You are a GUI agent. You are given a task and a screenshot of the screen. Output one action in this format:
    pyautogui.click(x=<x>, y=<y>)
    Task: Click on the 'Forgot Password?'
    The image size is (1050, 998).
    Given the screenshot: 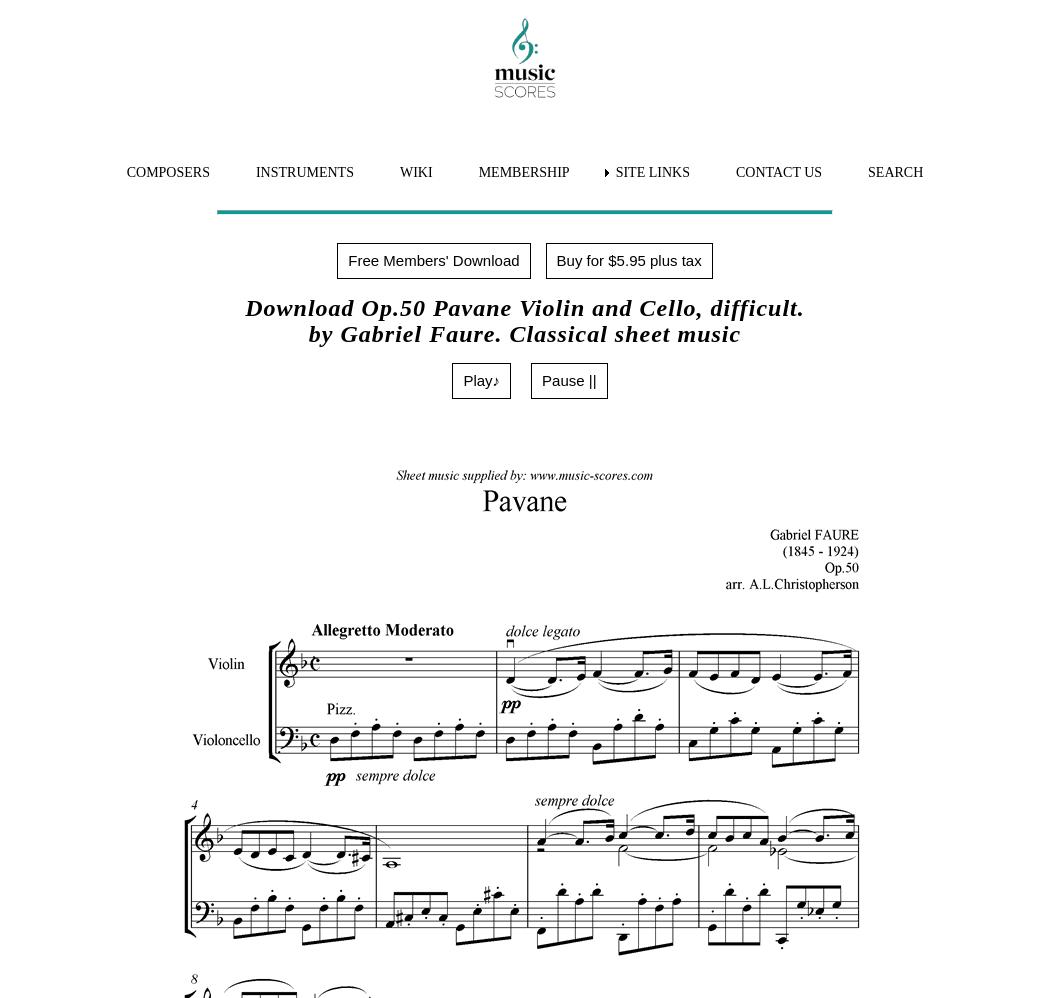 What is the action you would take?
    pyautogui.click(x=97, y=519)
    